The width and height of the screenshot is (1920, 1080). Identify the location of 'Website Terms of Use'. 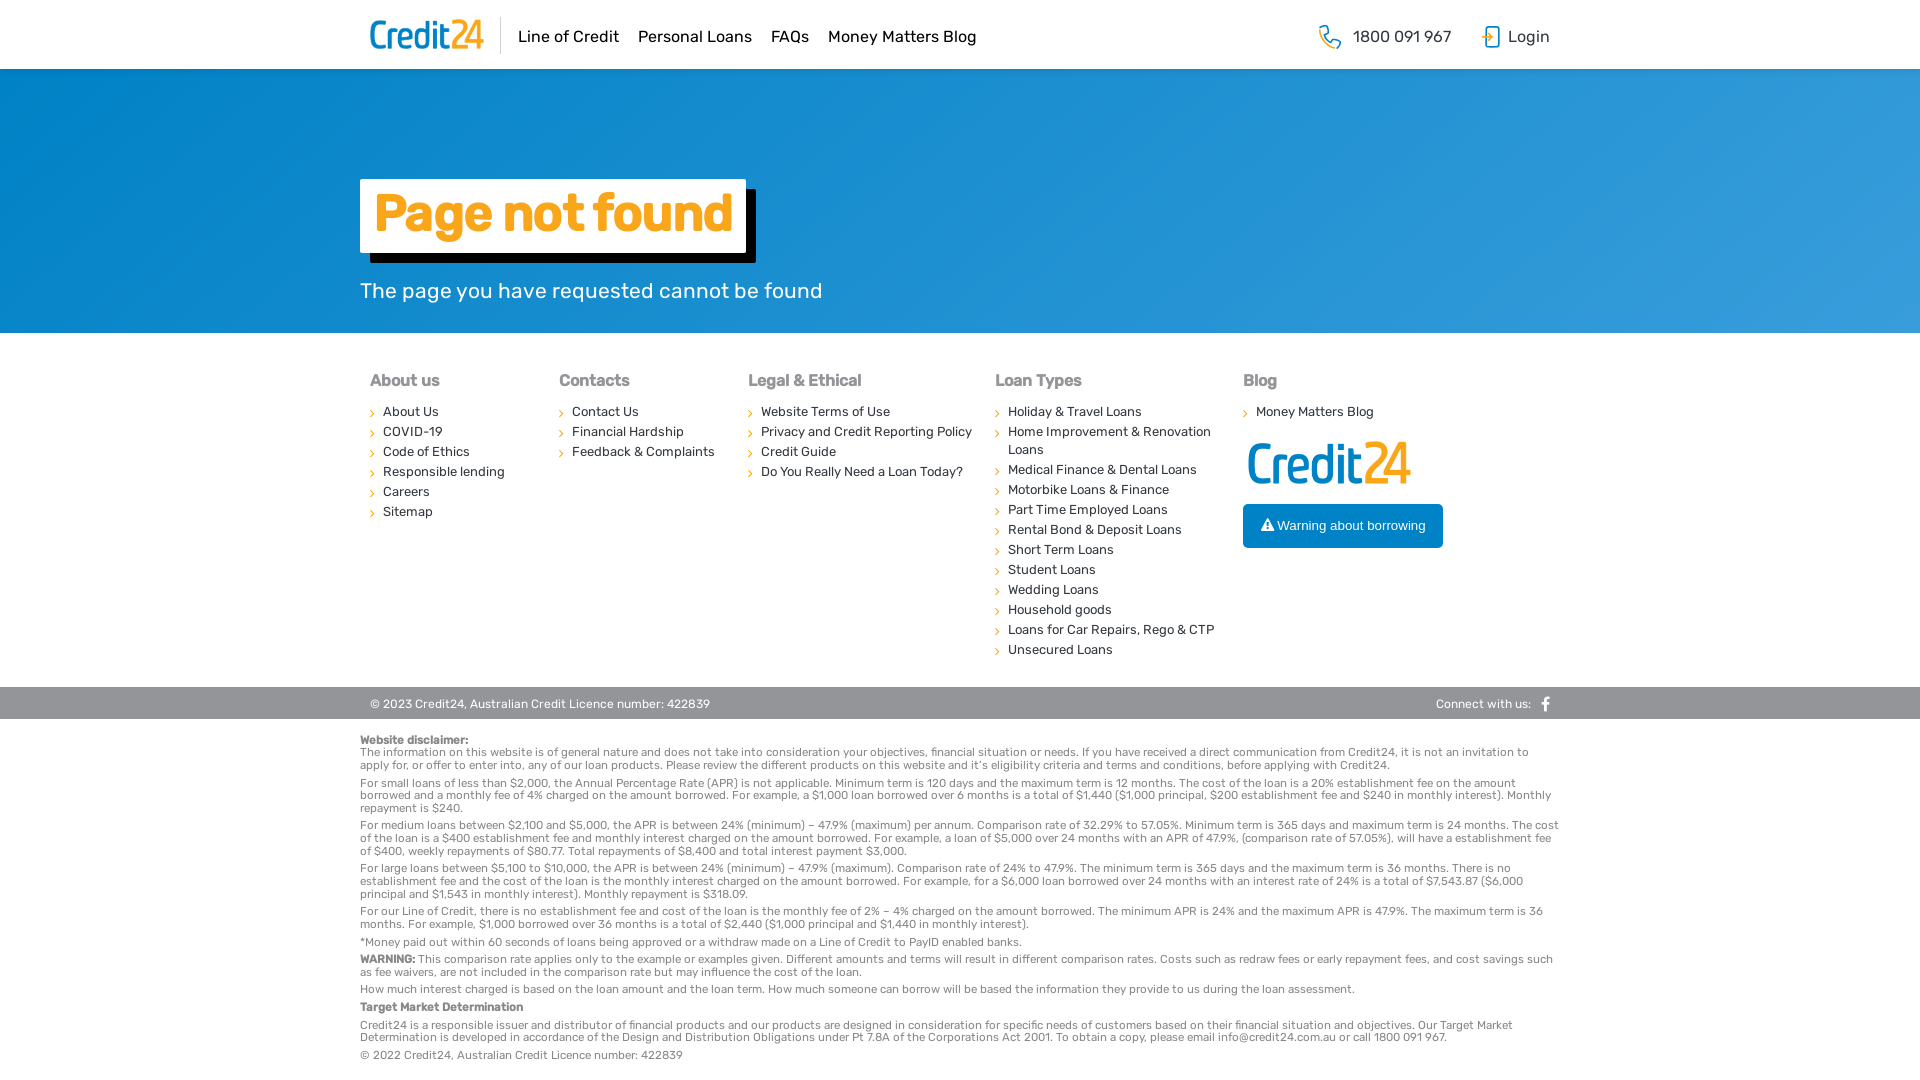
(859, 411).